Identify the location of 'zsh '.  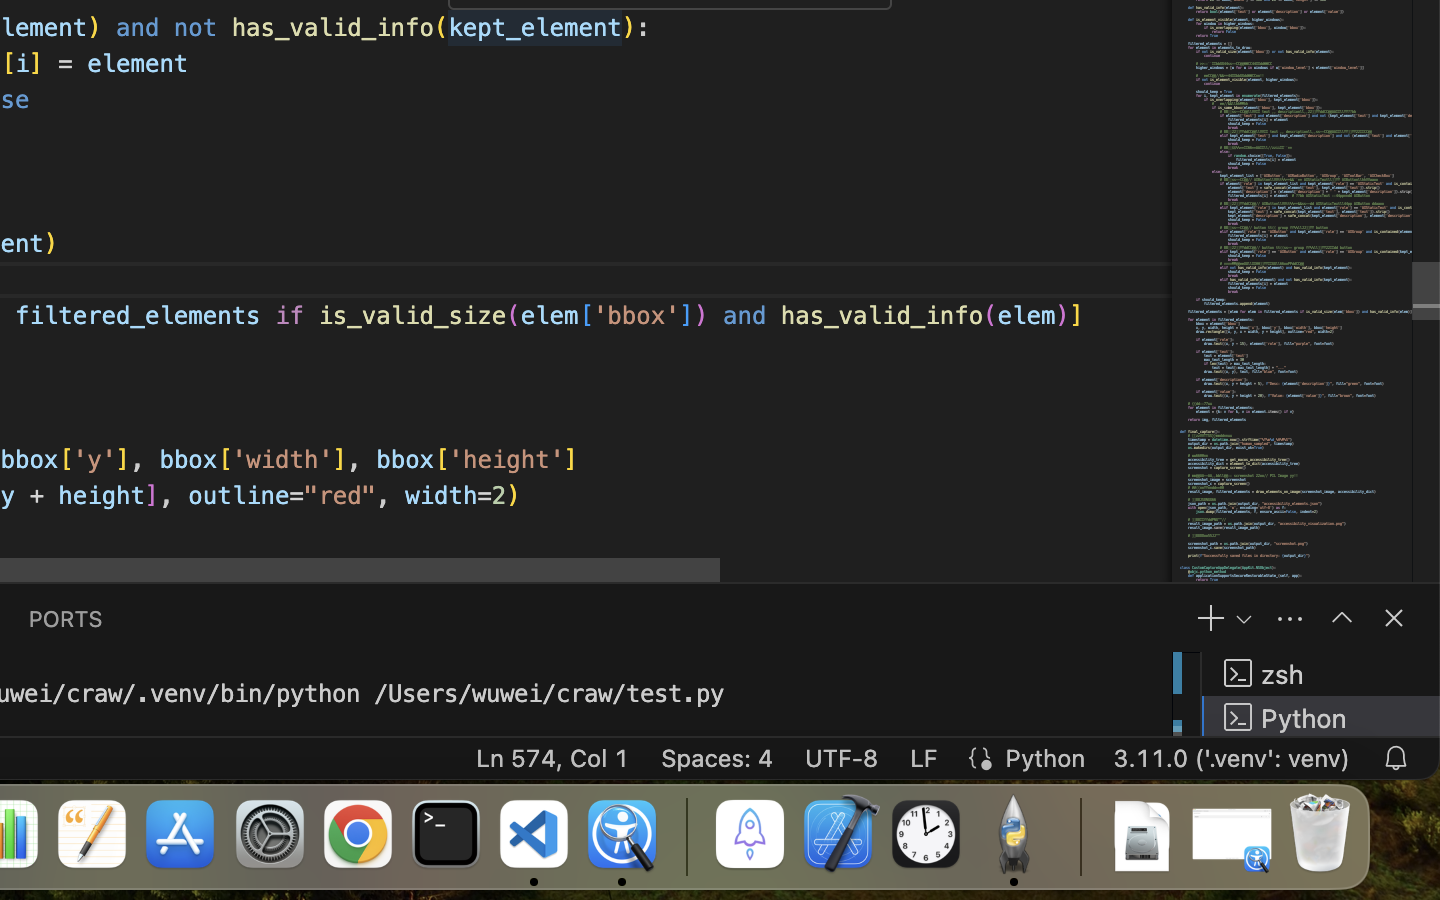
(1320, 674).